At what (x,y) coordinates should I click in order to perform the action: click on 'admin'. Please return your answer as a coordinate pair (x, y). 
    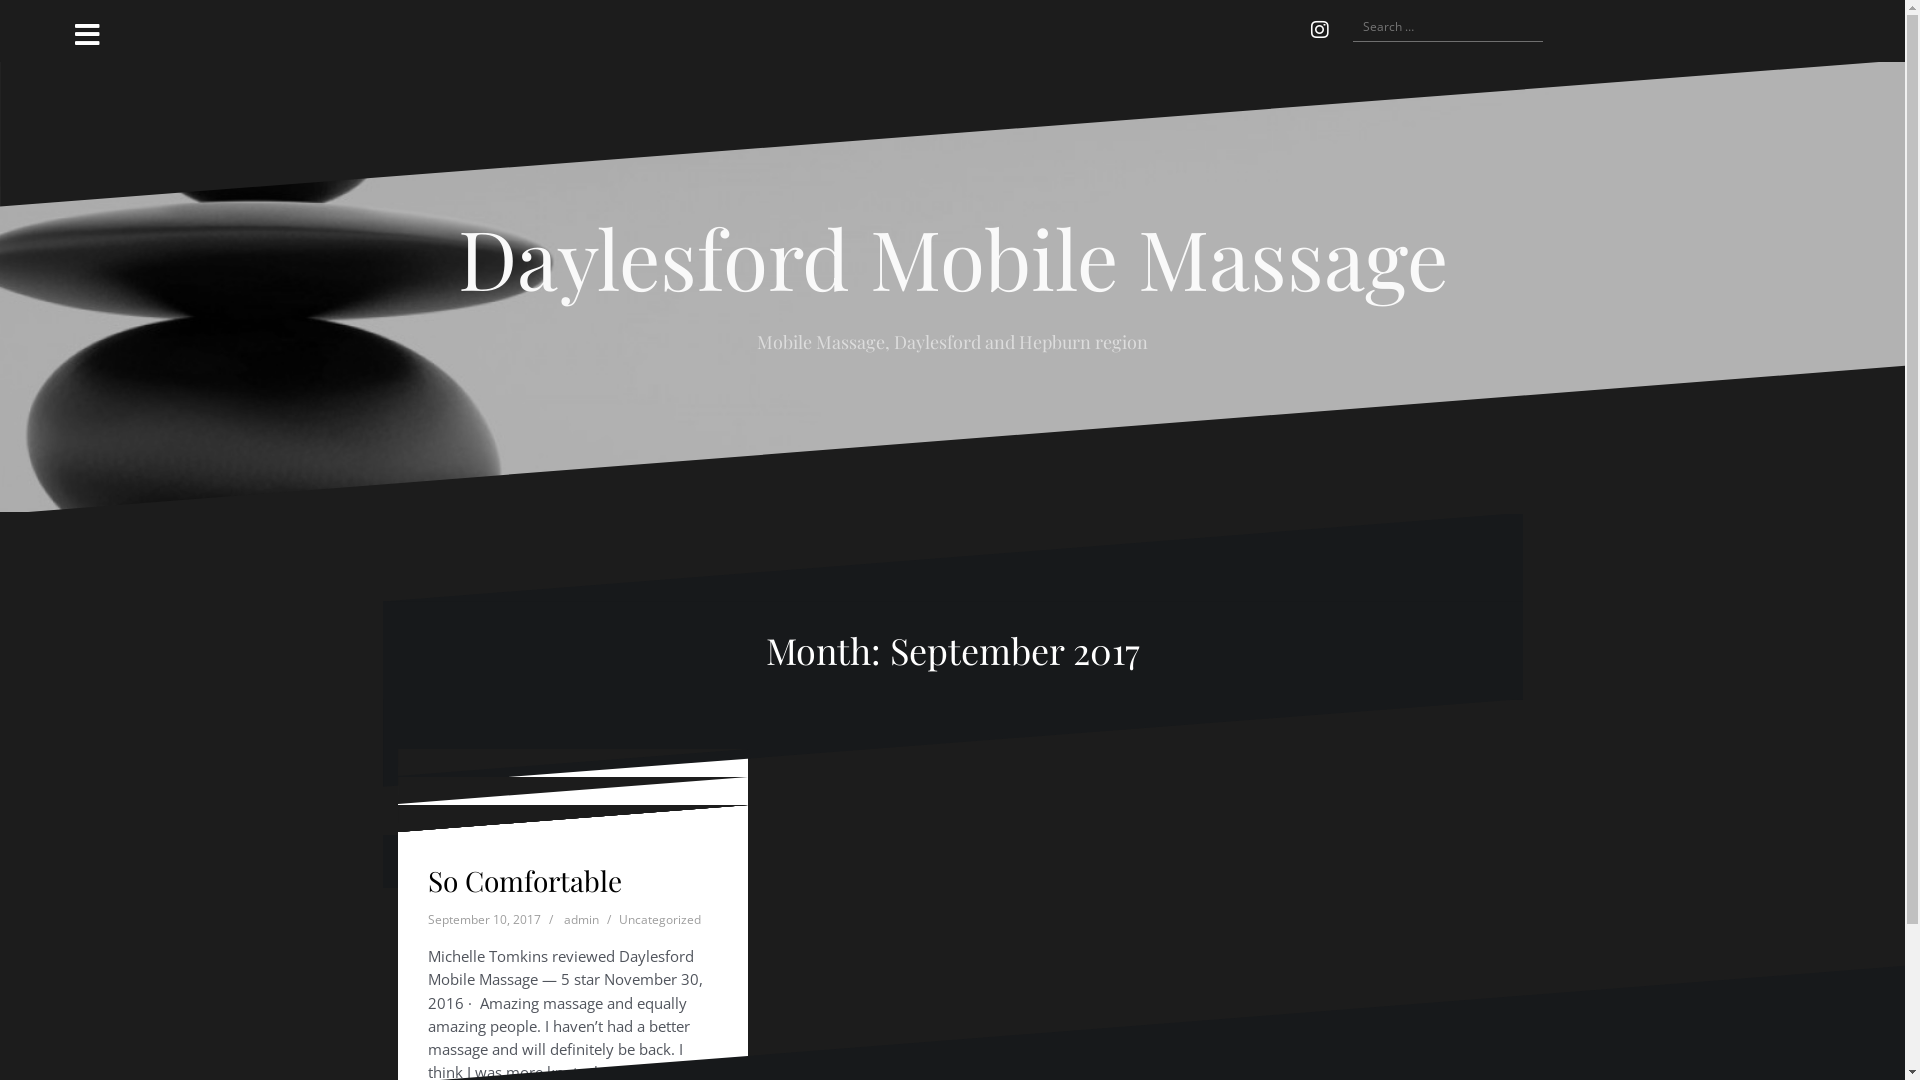
    Looking at the image, I should click on (580, 949).